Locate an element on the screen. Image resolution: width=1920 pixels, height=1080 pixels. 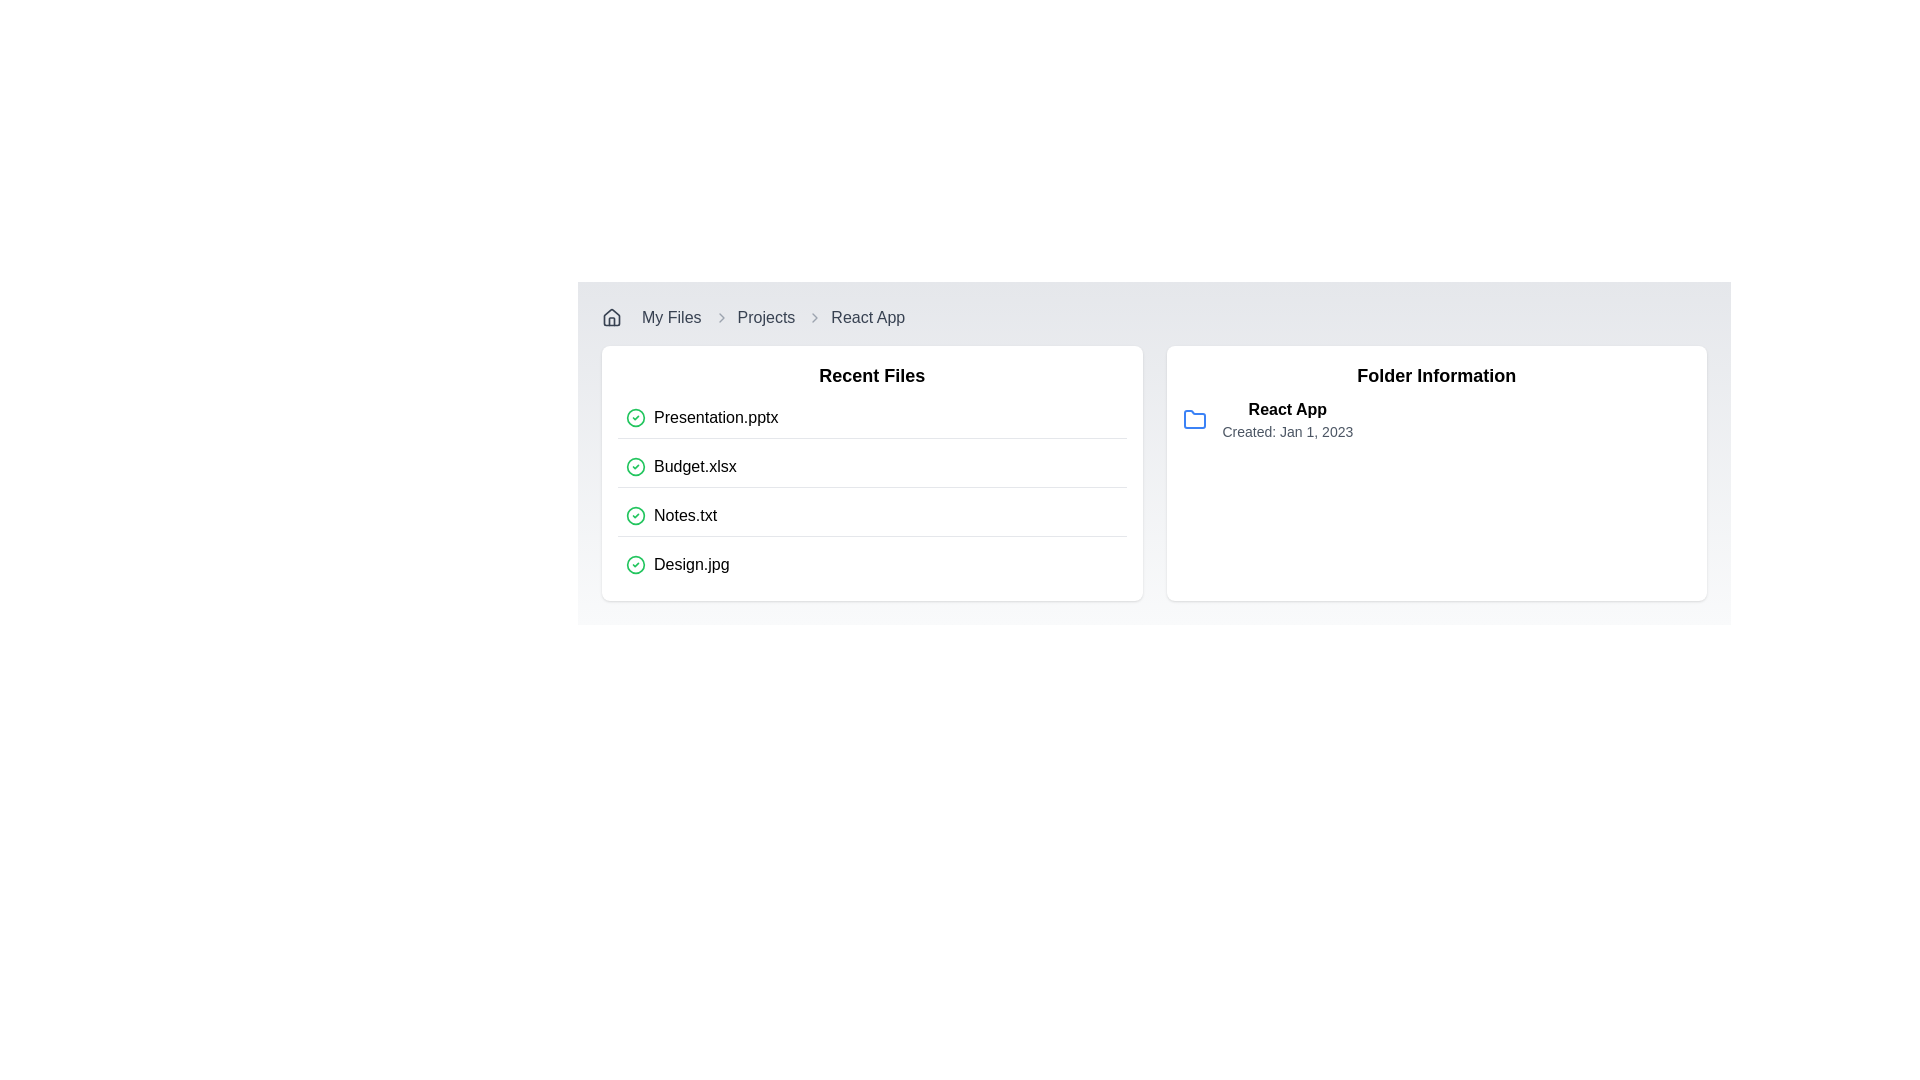
the 'home' icon located in the top-left area of the interface, part of the navigation trail labeled 'My Files > Projects > React App' is located at coordinates (610, 315).